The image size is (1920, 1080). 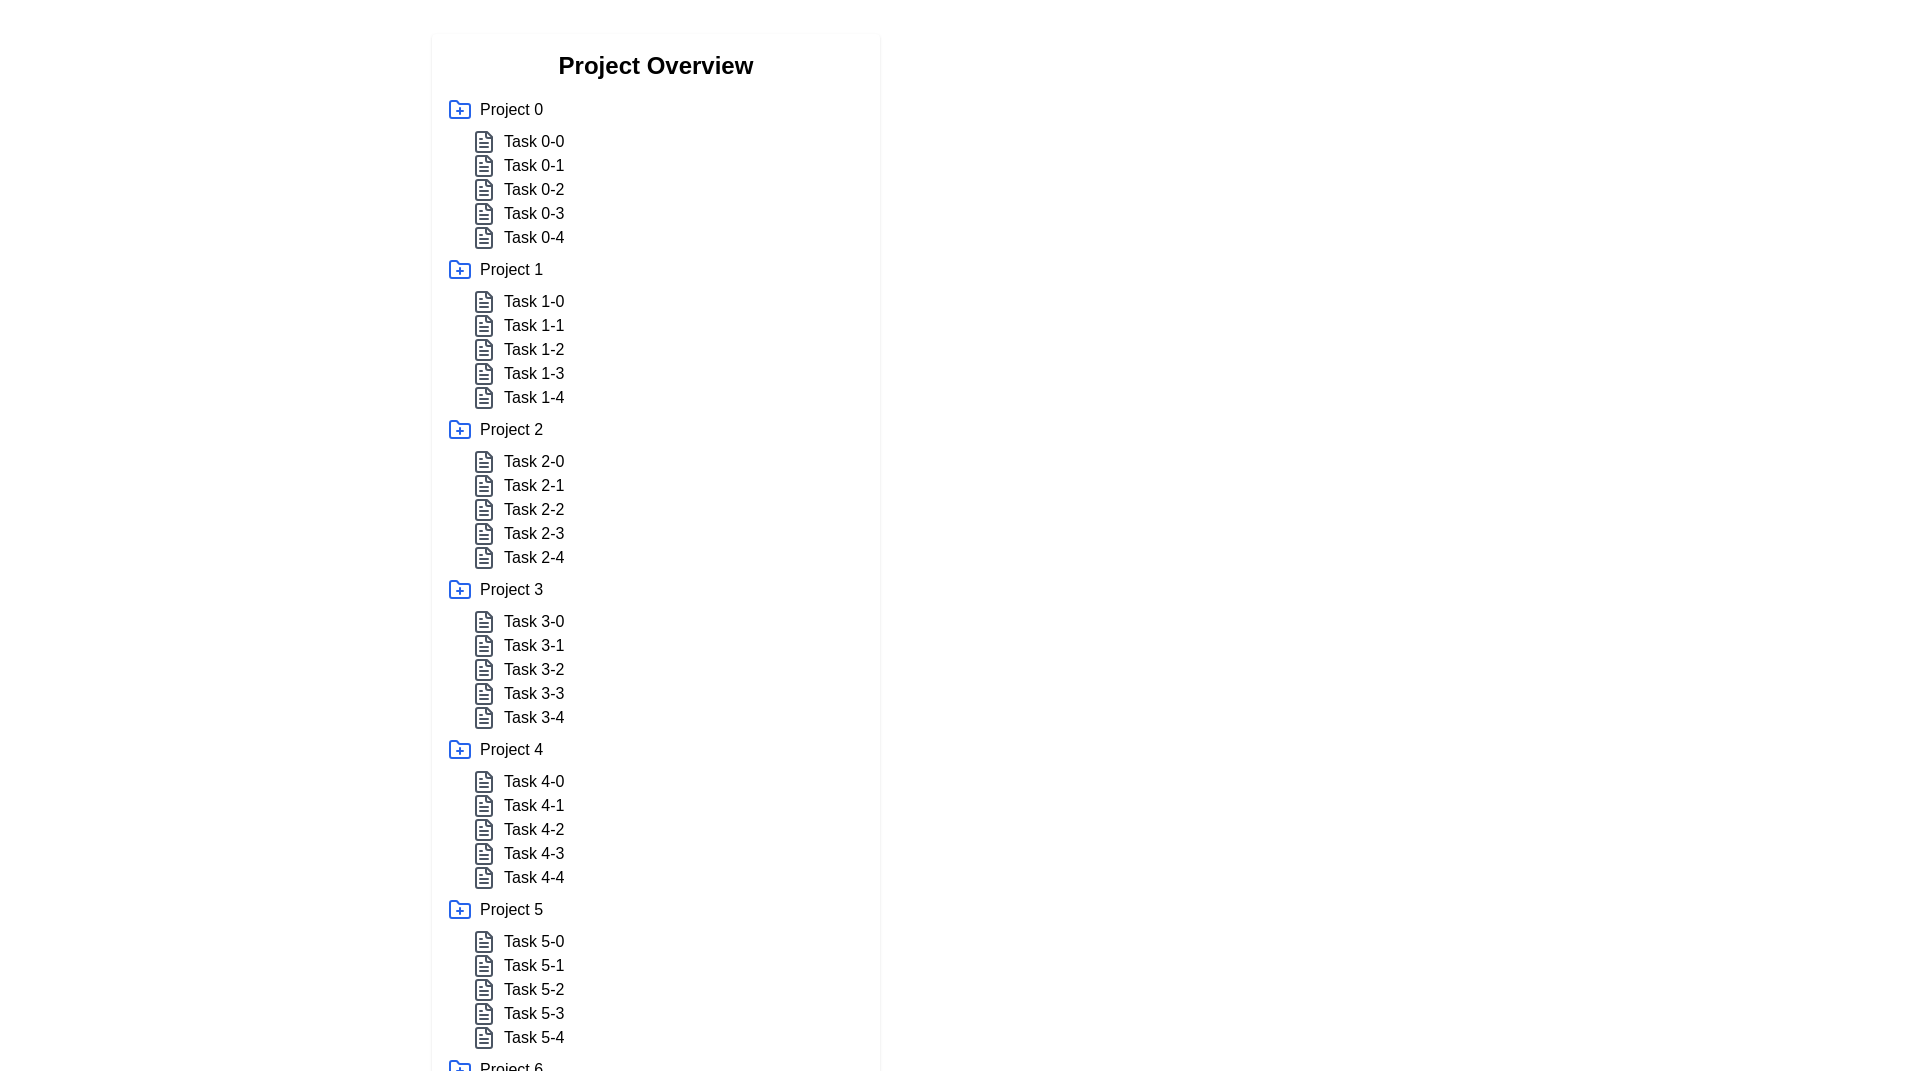 I want to click on the document icon styled in gray color next to 'Task 4-3' for interaction, so click(x=484, y=853).